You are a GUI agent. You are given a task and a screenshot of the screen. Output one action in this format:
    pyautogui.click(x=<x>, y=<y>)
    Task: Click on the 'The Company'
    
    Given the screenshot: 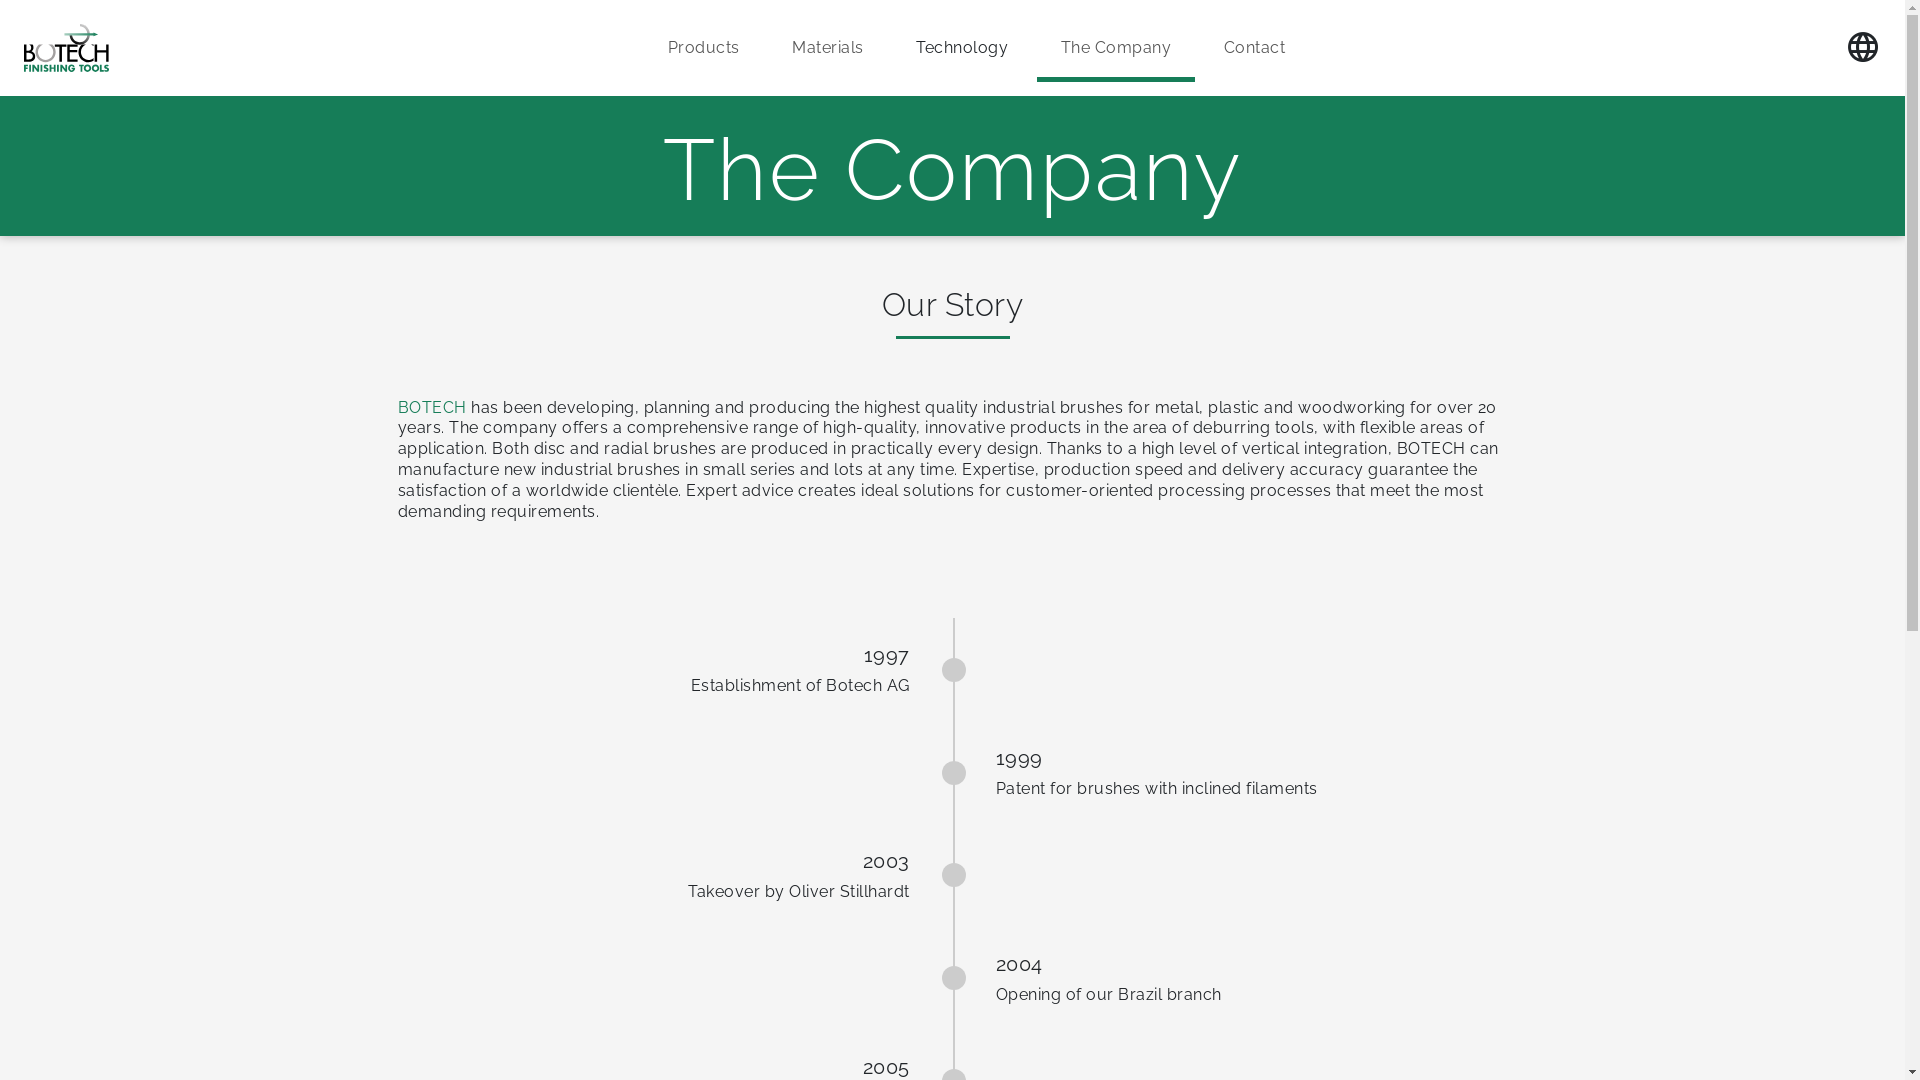 What is the action you would take?
    pyautogui.click(x=1115, y=47)
    